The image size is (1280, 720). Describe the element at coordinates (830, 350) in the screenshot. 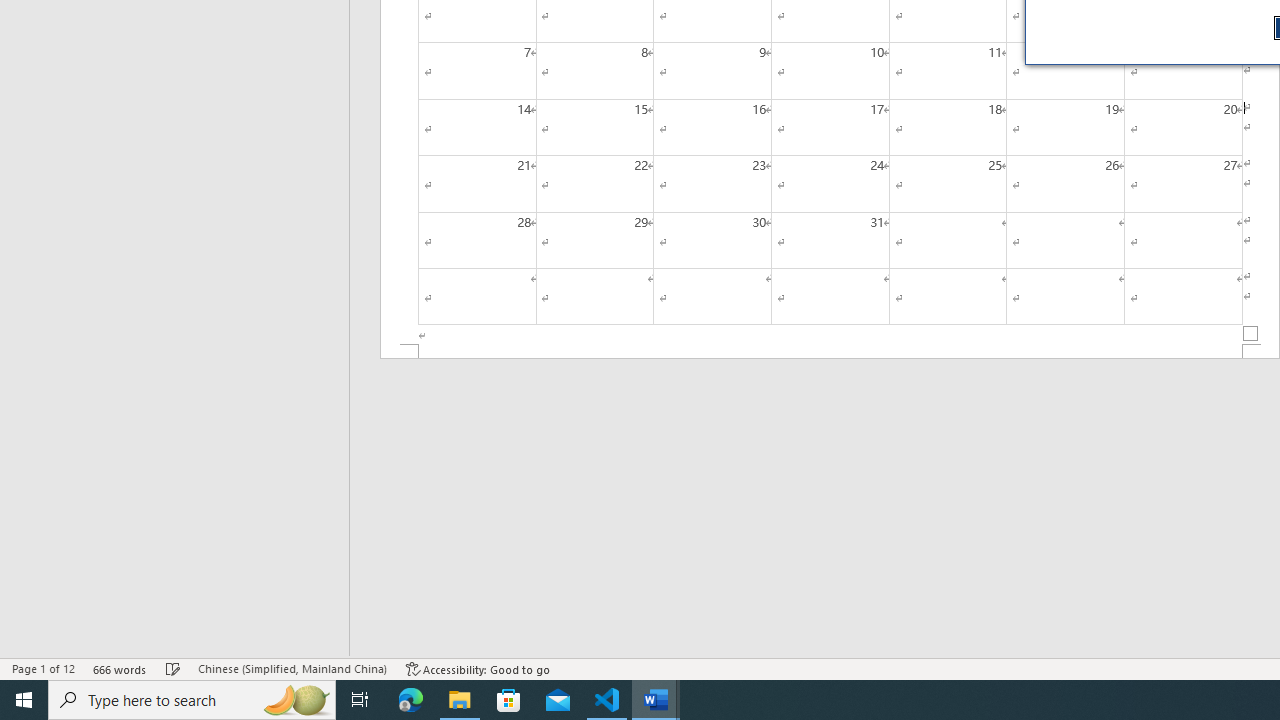

I see `'Footer -Section 1-'` at that location.